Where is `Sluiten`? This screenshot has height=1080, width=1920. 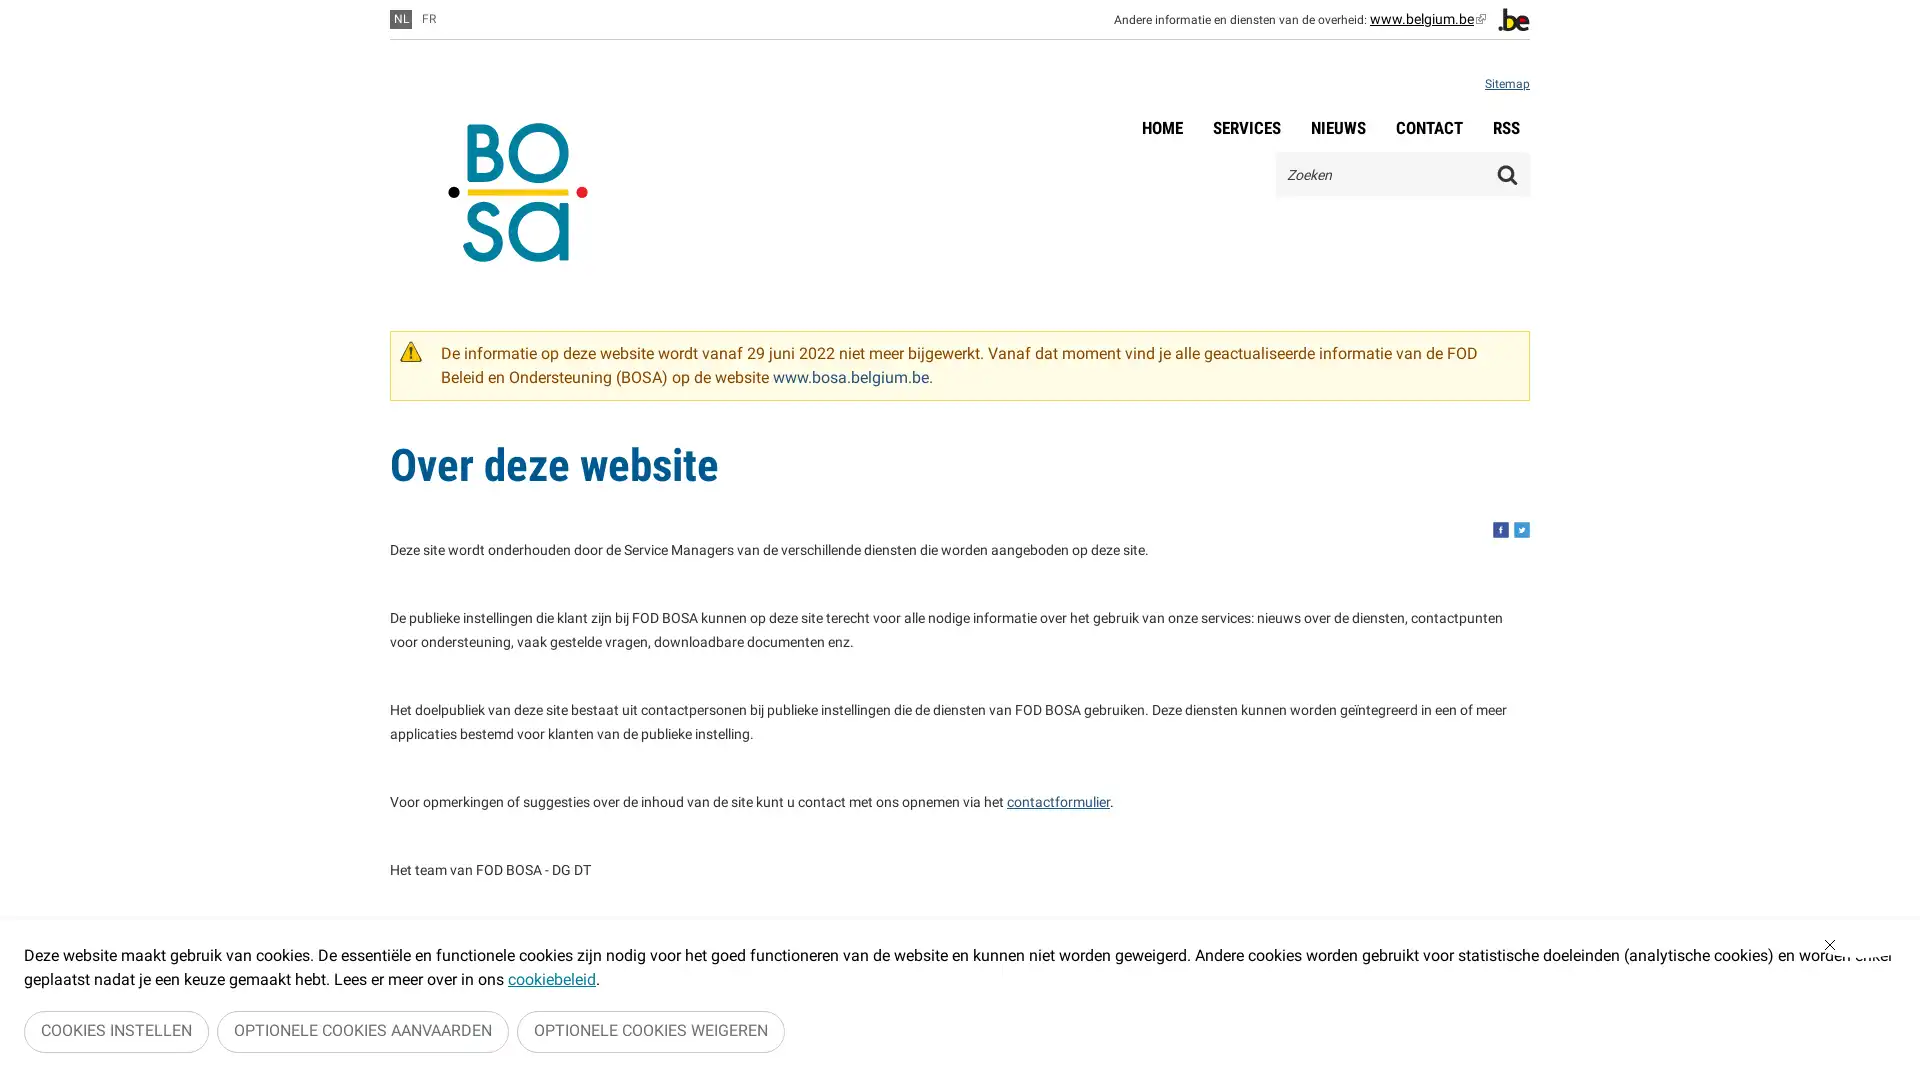 Sluiten is located at coordinates (1861, 950).